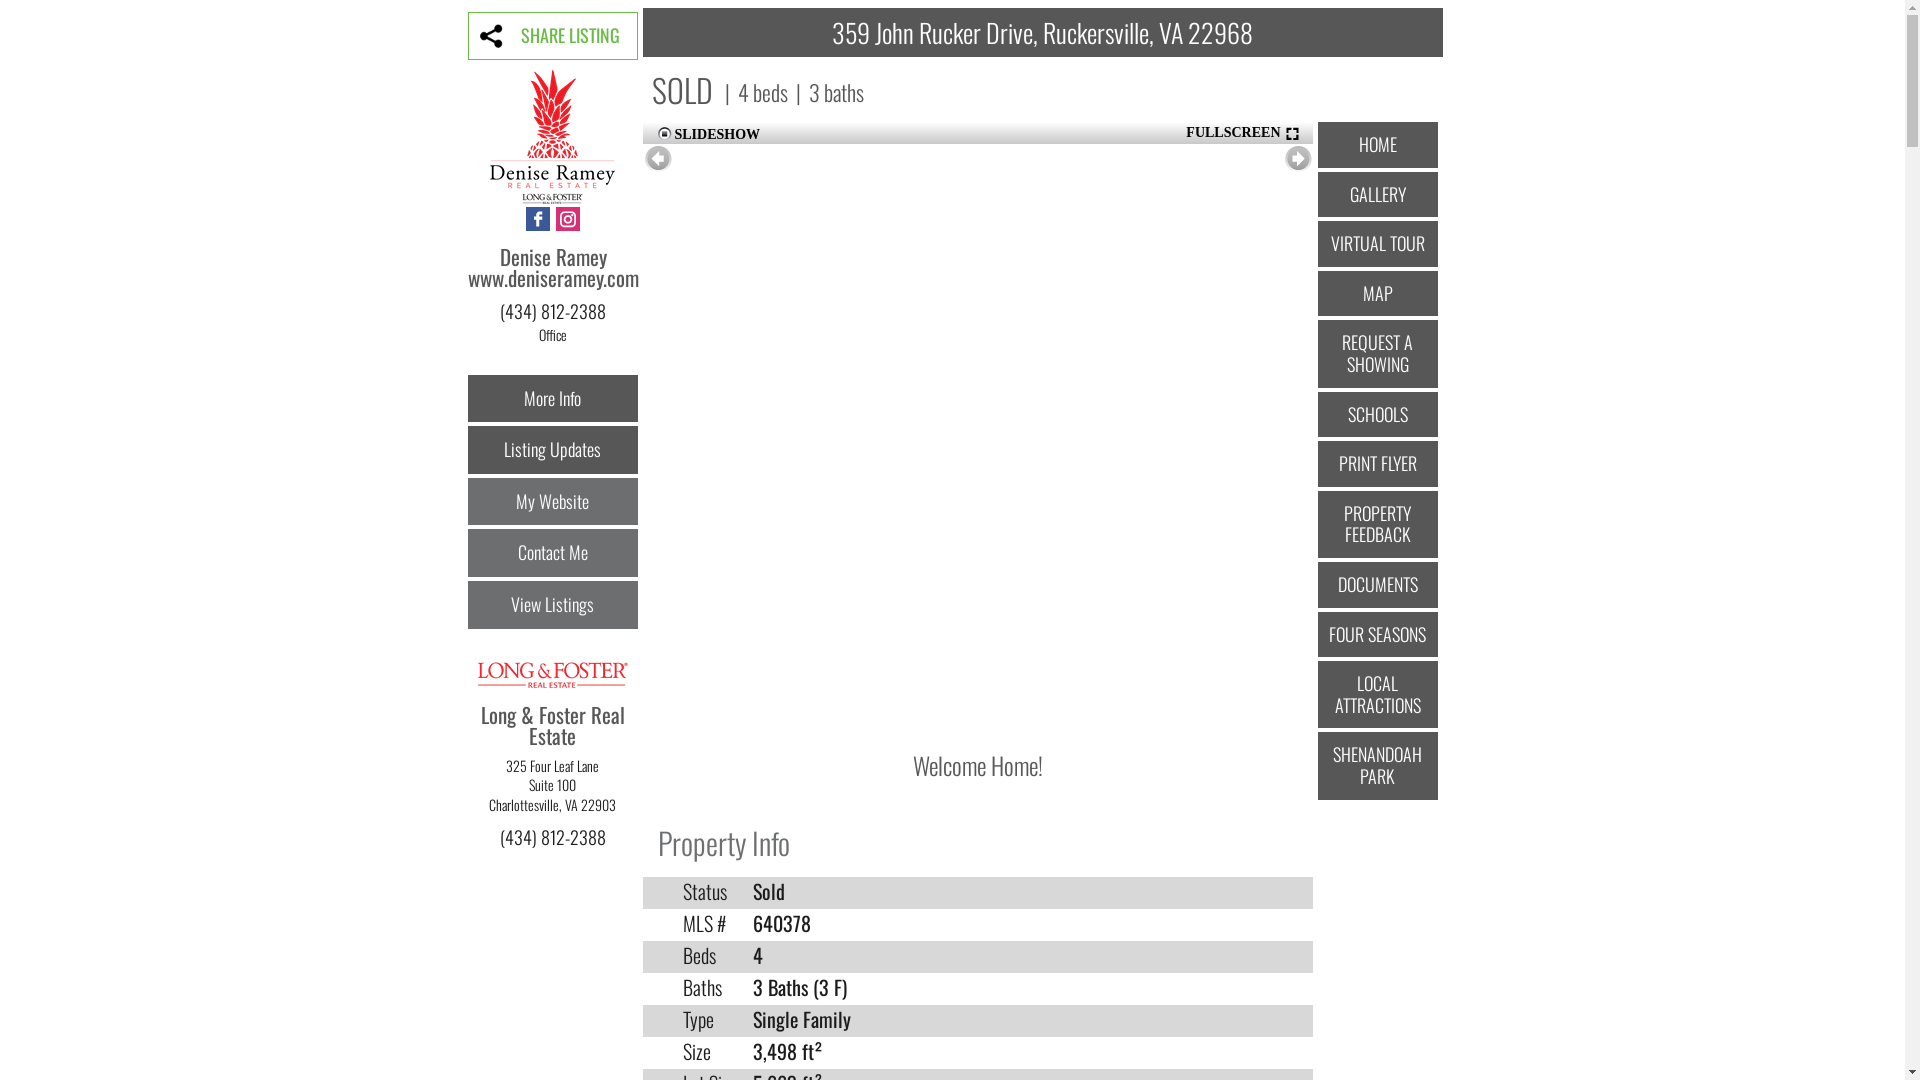 This screenshot has height=1080, width=1920. I want to click on 'VIRTUAL TOUR', so click(1318, 242).